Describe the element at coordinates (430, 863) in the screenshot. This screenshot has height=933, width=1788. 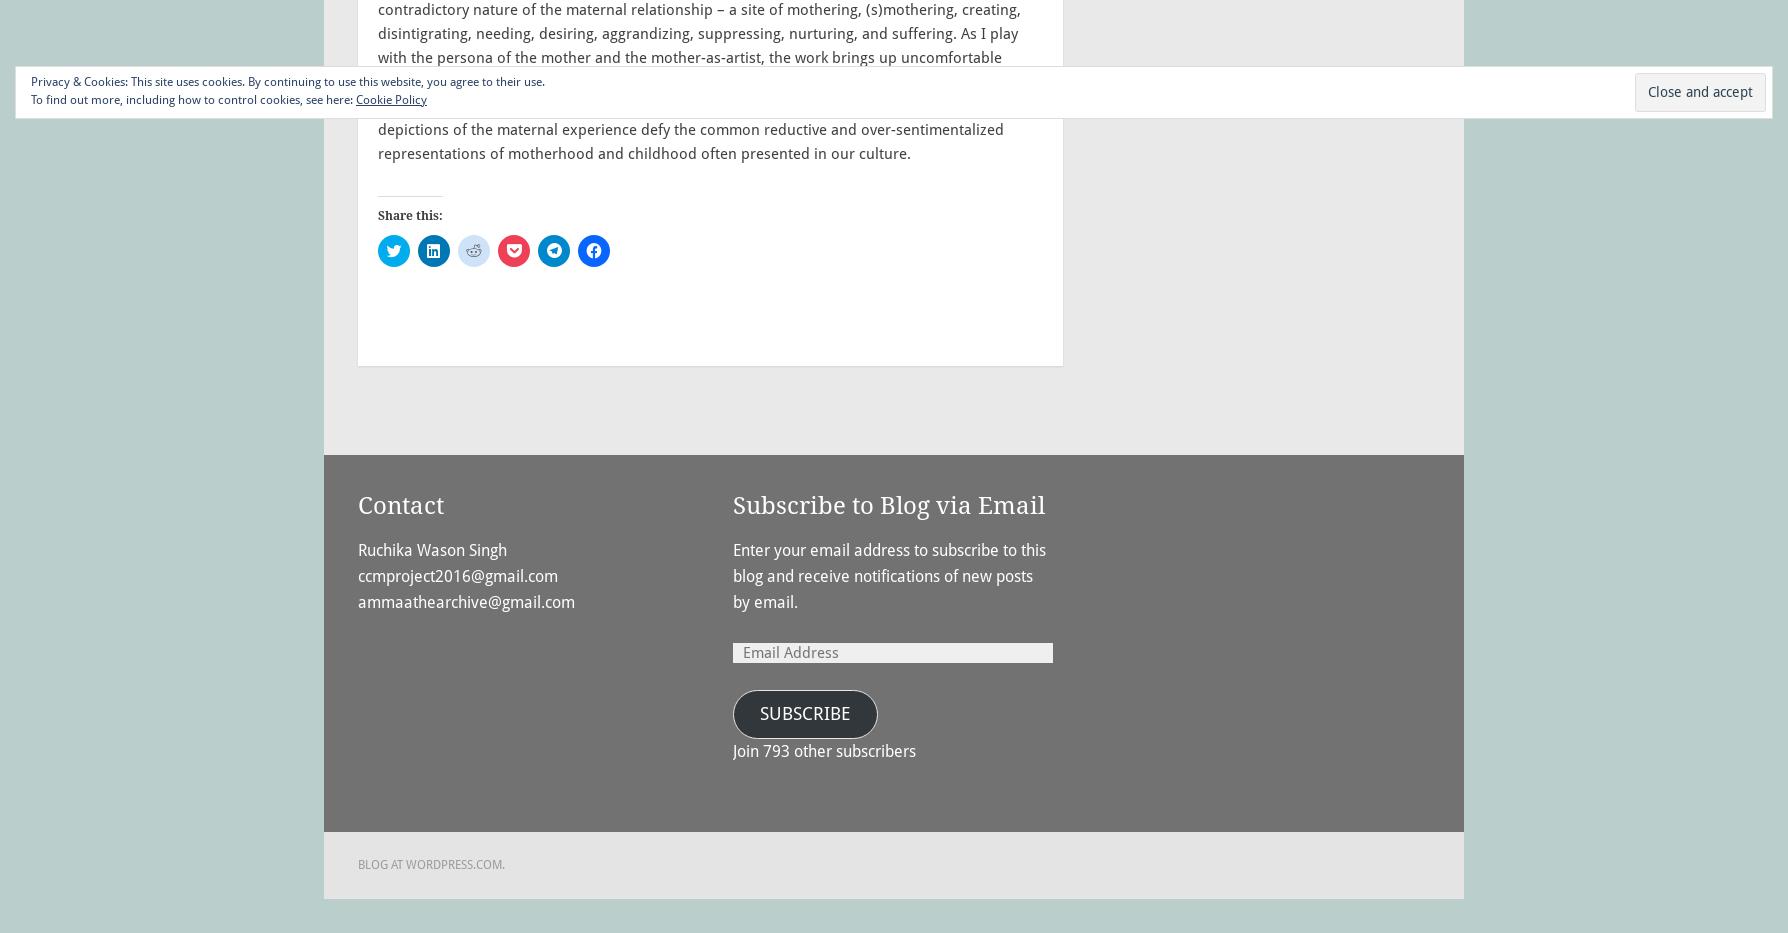
I see `'Blog at WordPress.com.'` at that location.